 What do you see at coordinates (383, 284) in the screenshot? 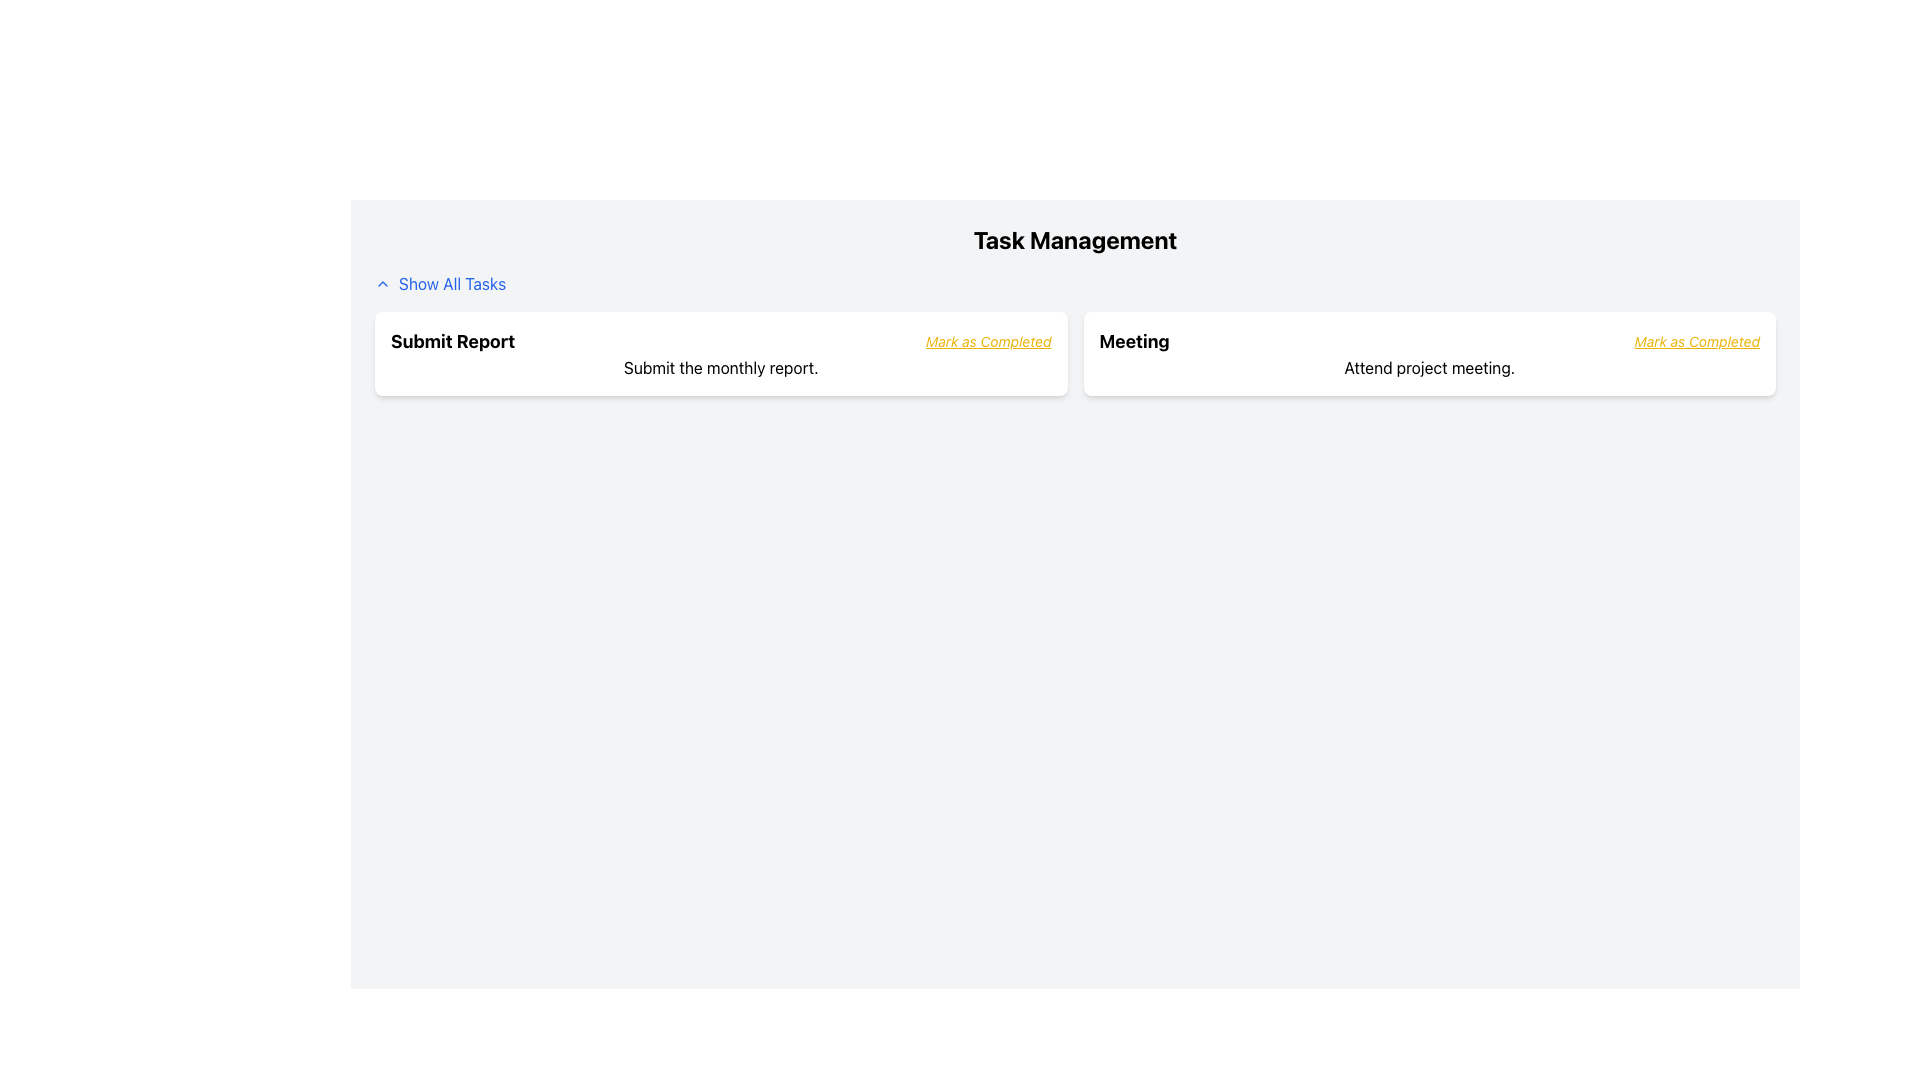
I see `the chevron-shaped icon pointing upwards, located to the left of the 'Show All Tasks' text link` at bounding box center [383, 284].